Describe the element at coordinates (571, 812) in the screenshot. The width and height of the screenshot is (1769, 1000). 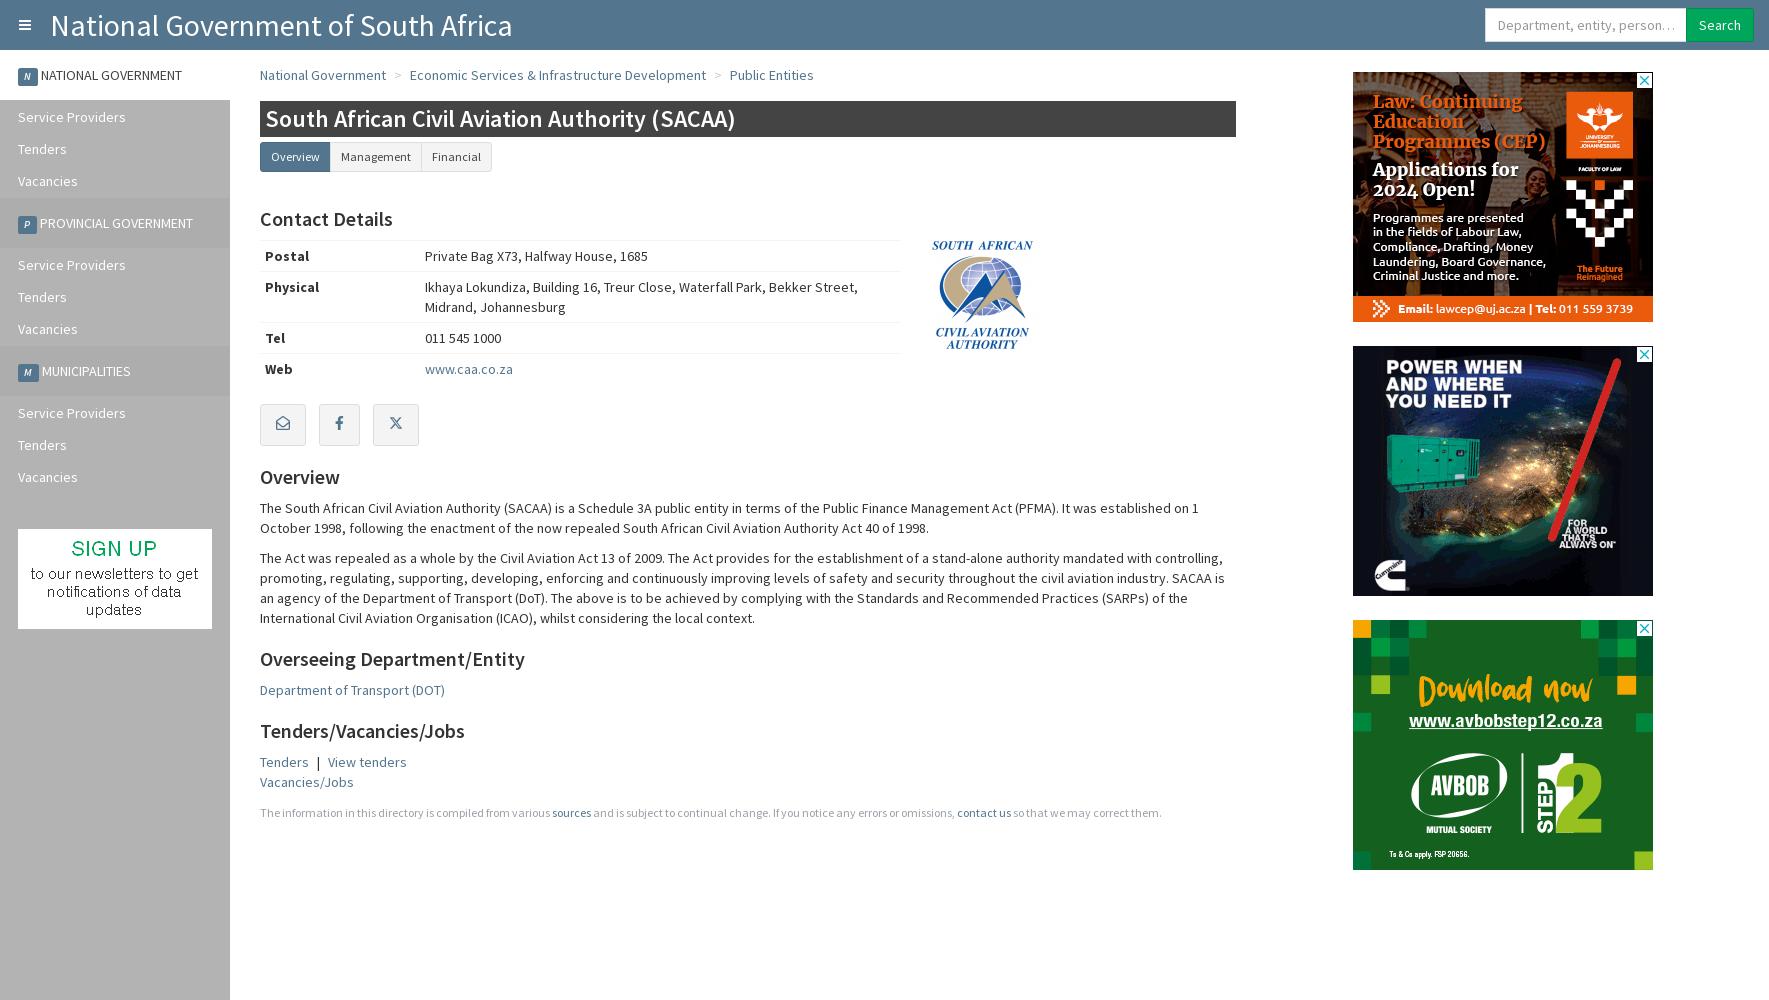
I see `'sources'` at that location.